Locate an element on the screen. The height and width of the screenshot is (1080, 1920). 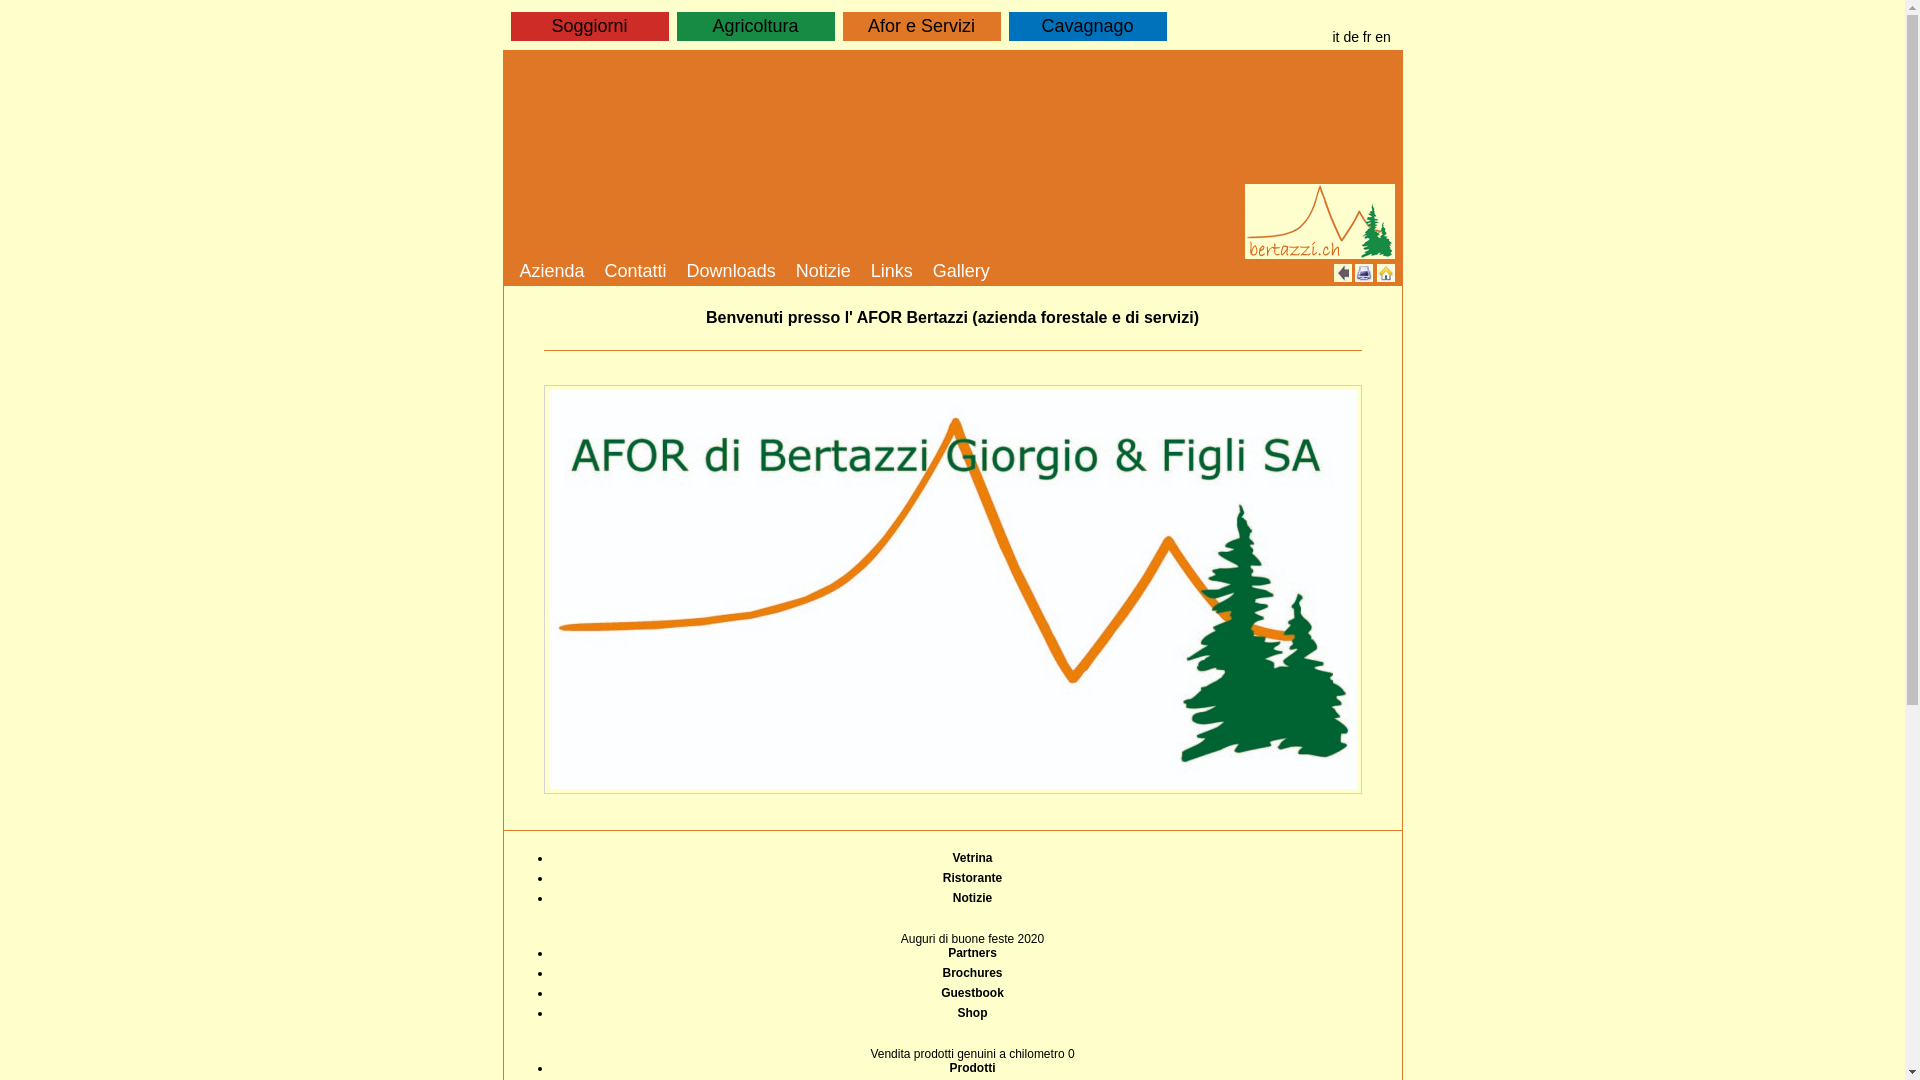
'Agricoltura' is located at coordinates (753, 26).